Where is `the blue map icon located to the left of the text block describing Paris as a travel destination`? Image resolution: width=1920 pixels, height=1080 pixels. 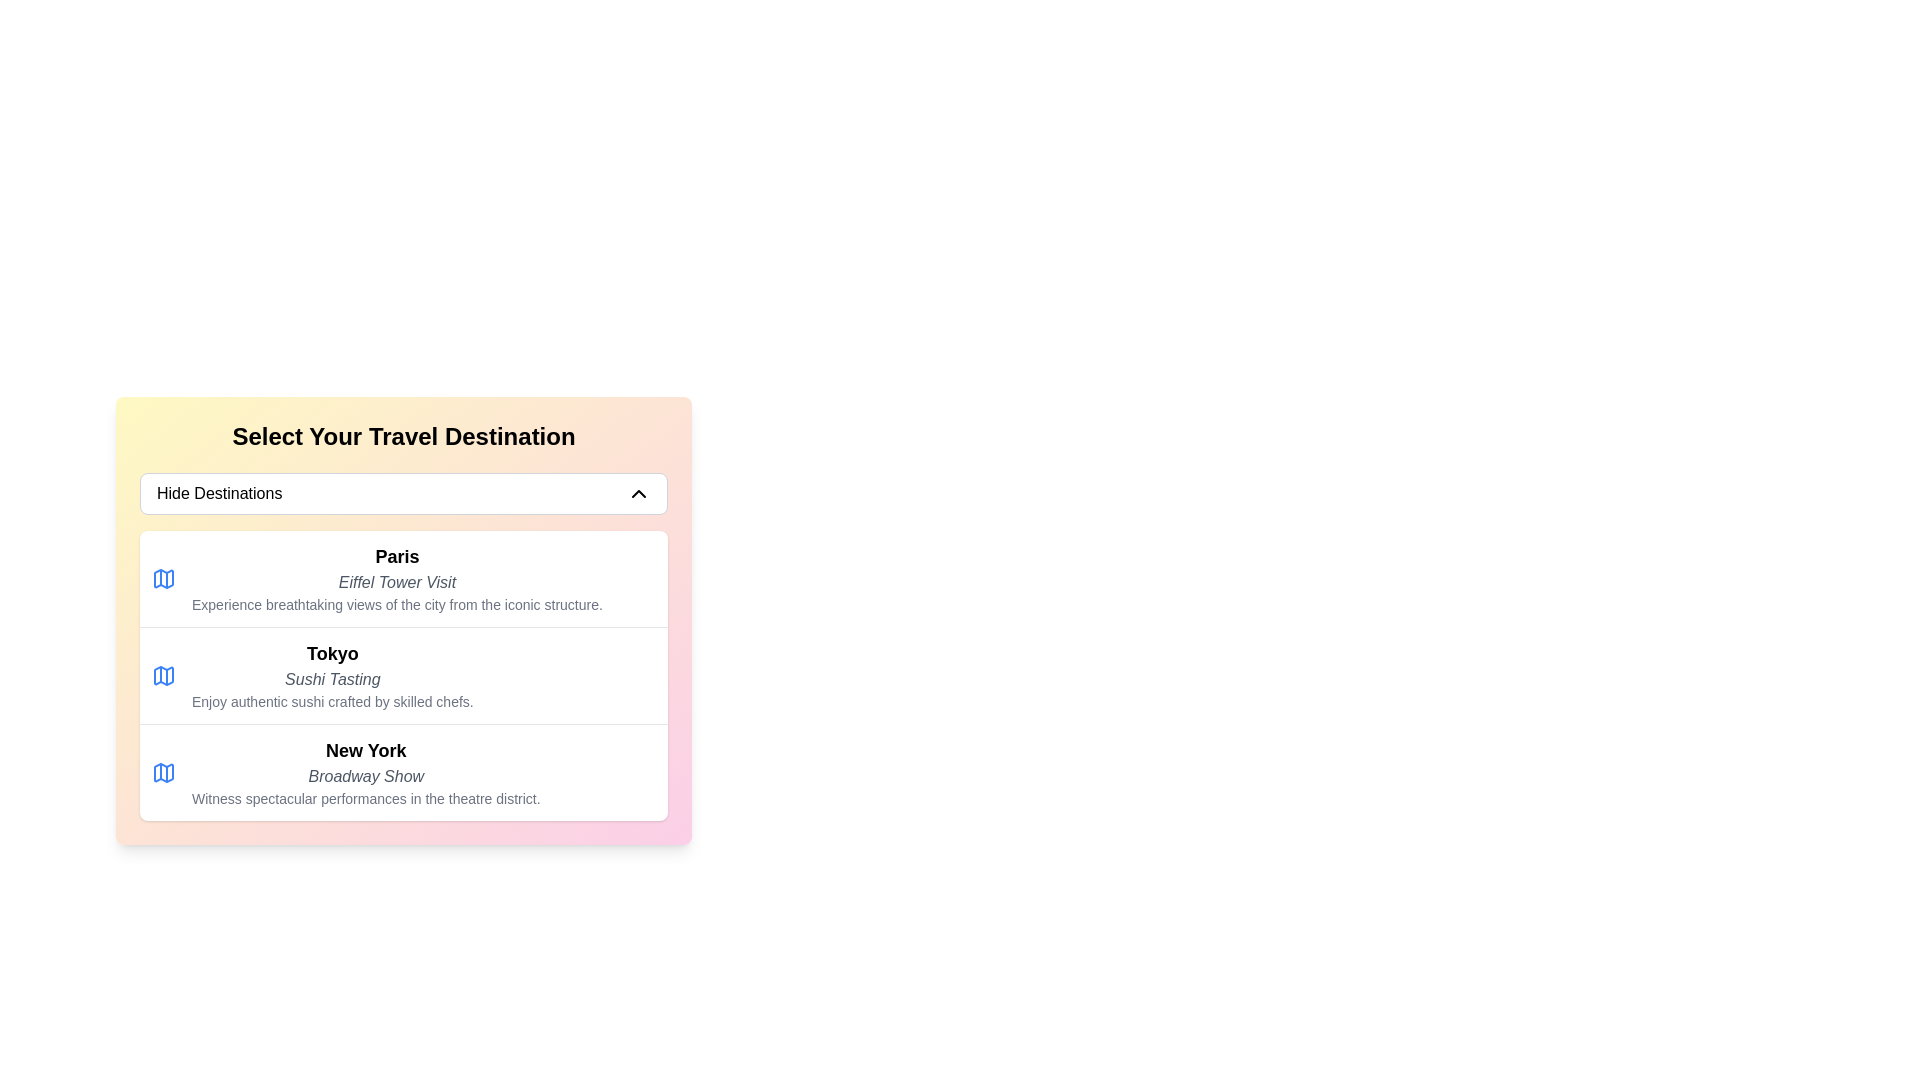
the blue map icon located to the left of the text block describing Paris as a travel destination is located at coordinates (163, 578).